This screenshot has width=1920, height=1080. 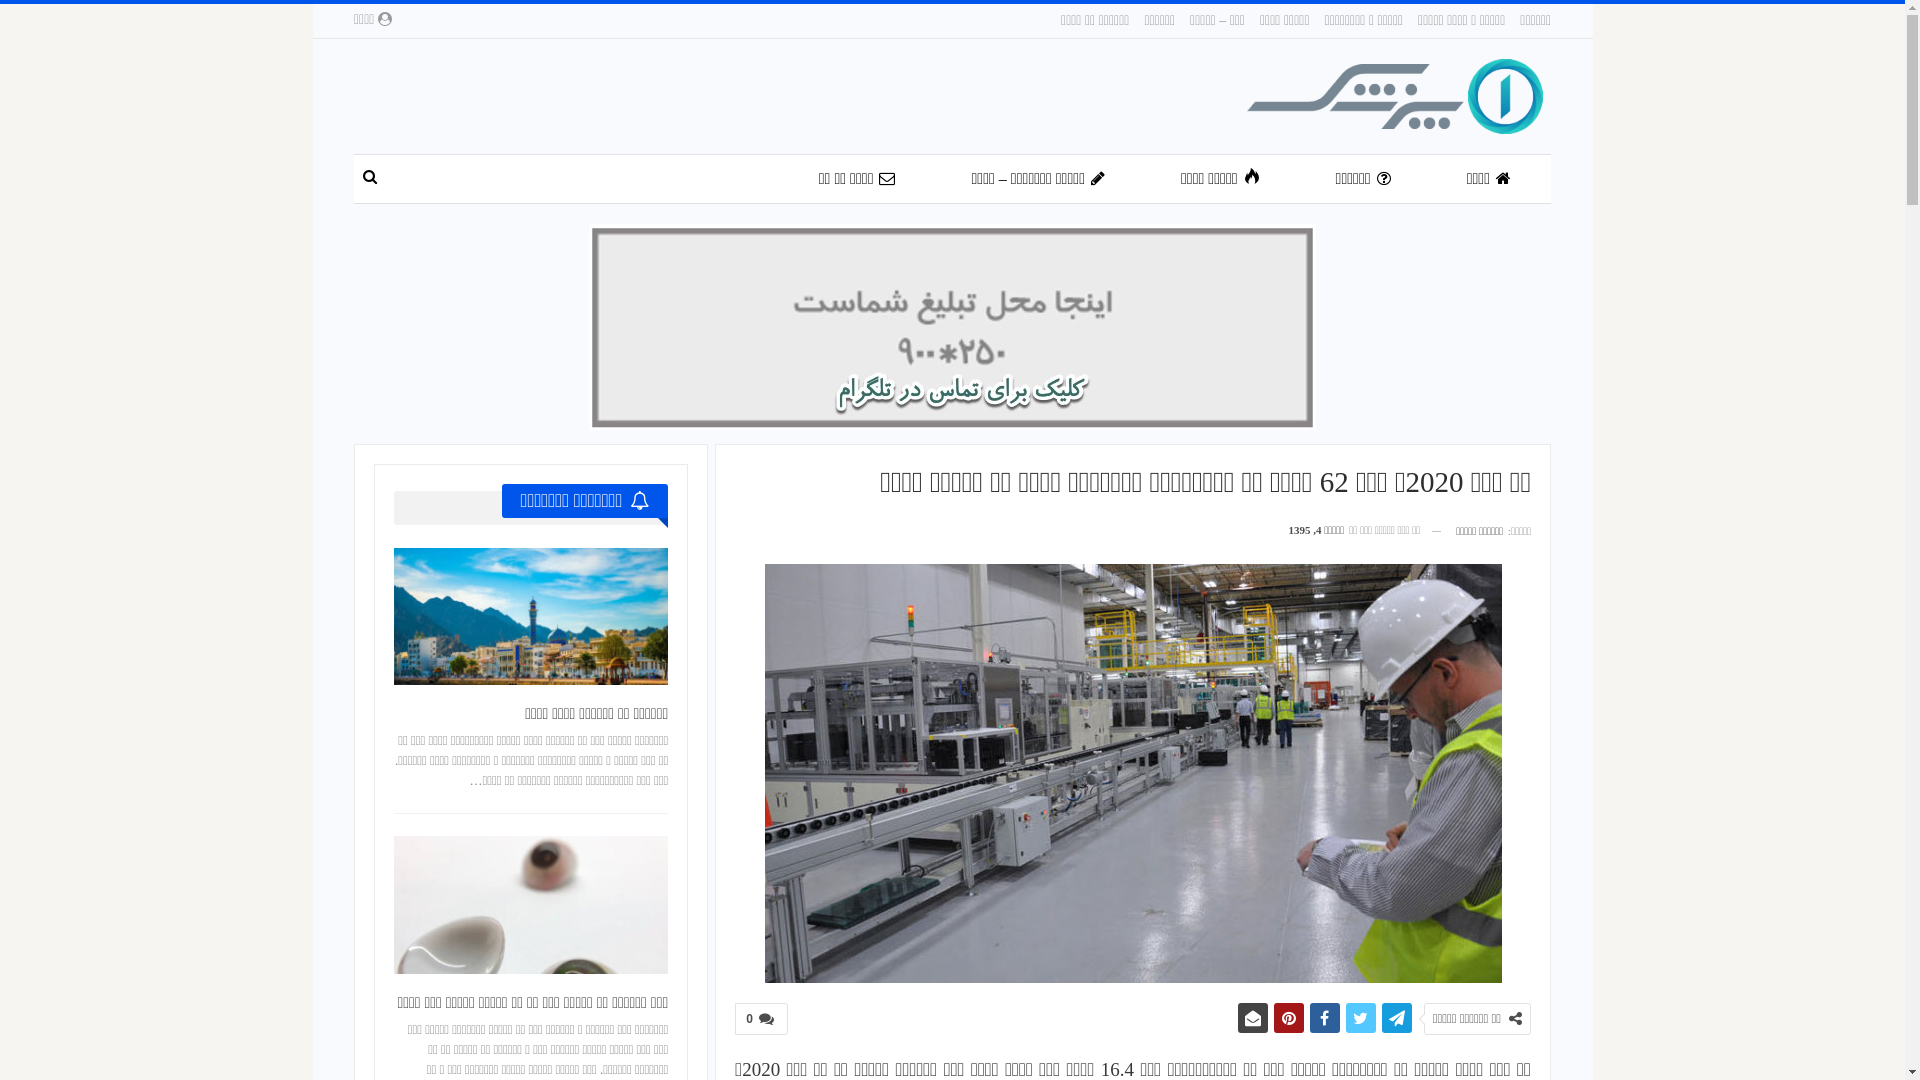 What do you see at coordinates (760, 1018) in the screenshot?
I see `'0'` at bounding box center [760, 1018].